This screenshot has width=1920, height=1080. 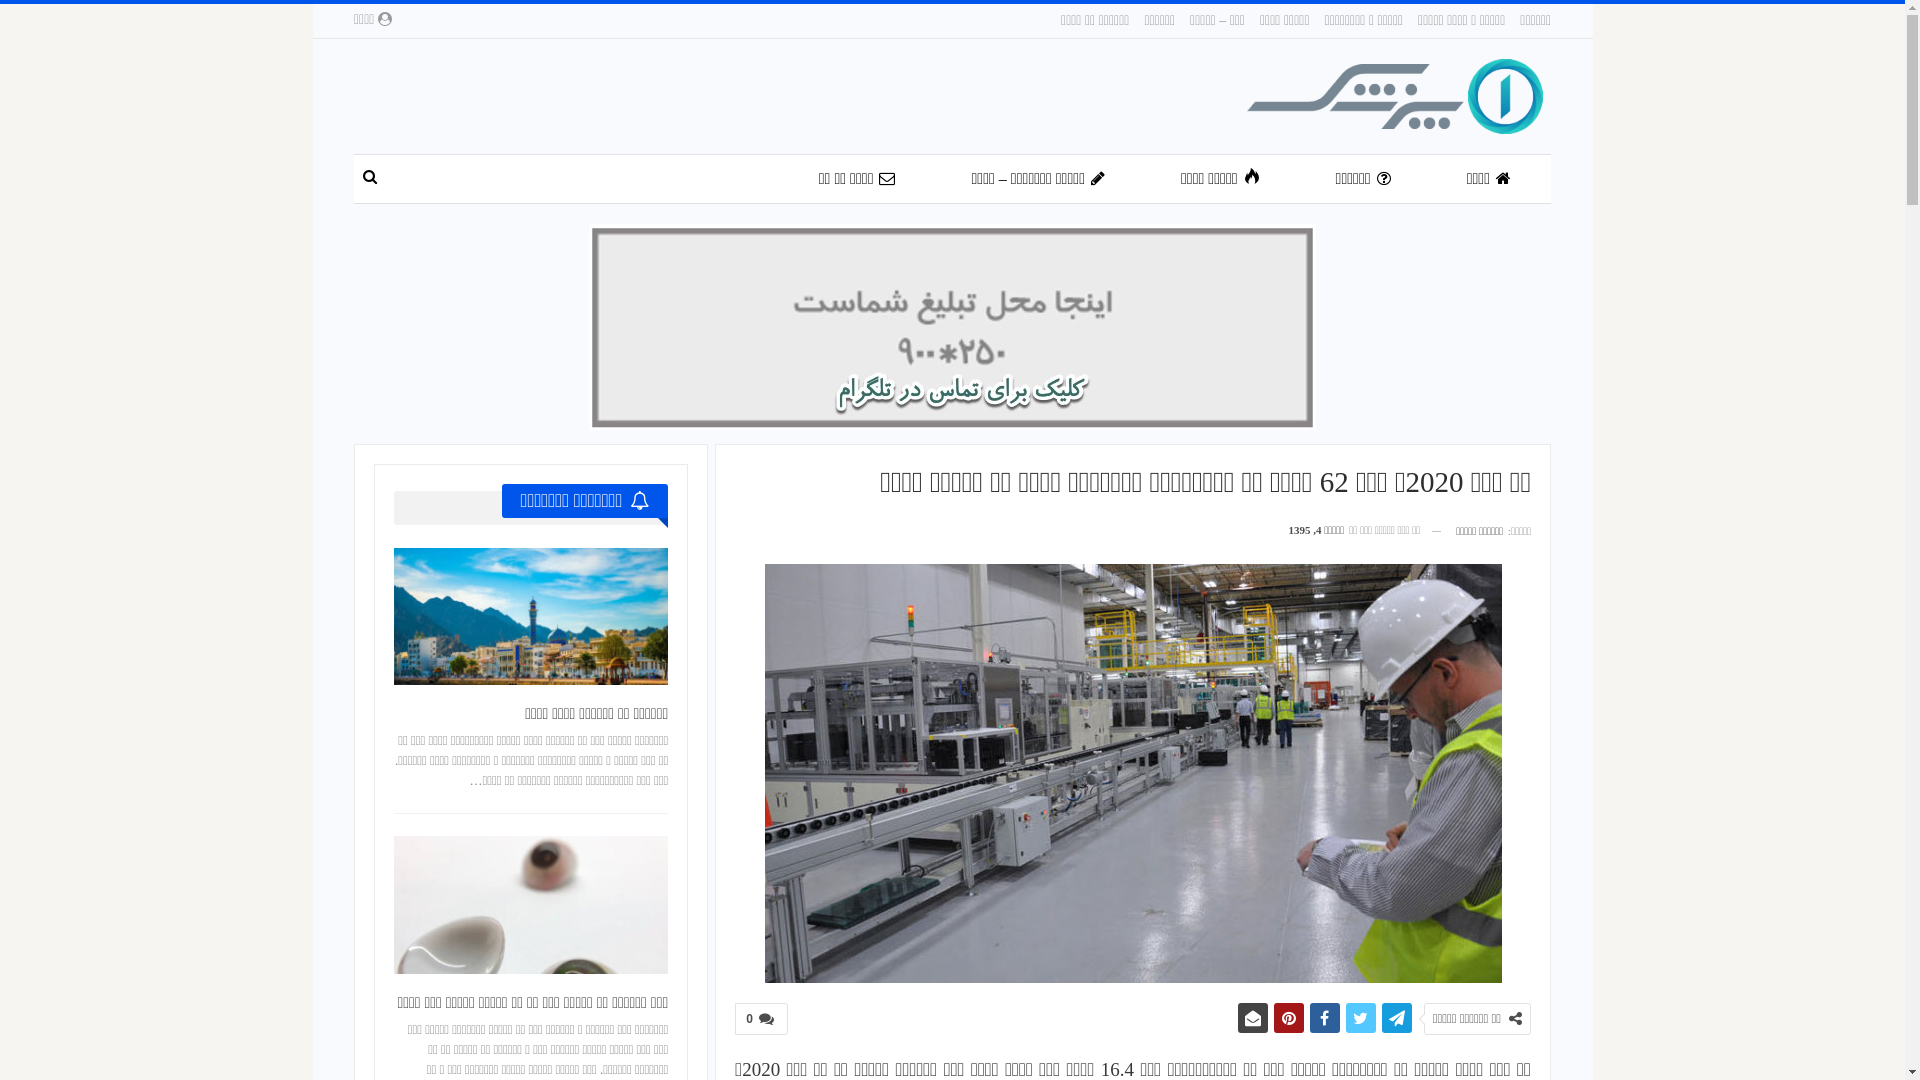 What do you see at coordinates (760, 1018) in the screenshot?
I see `'0'` at bounding box center [760, 1018].